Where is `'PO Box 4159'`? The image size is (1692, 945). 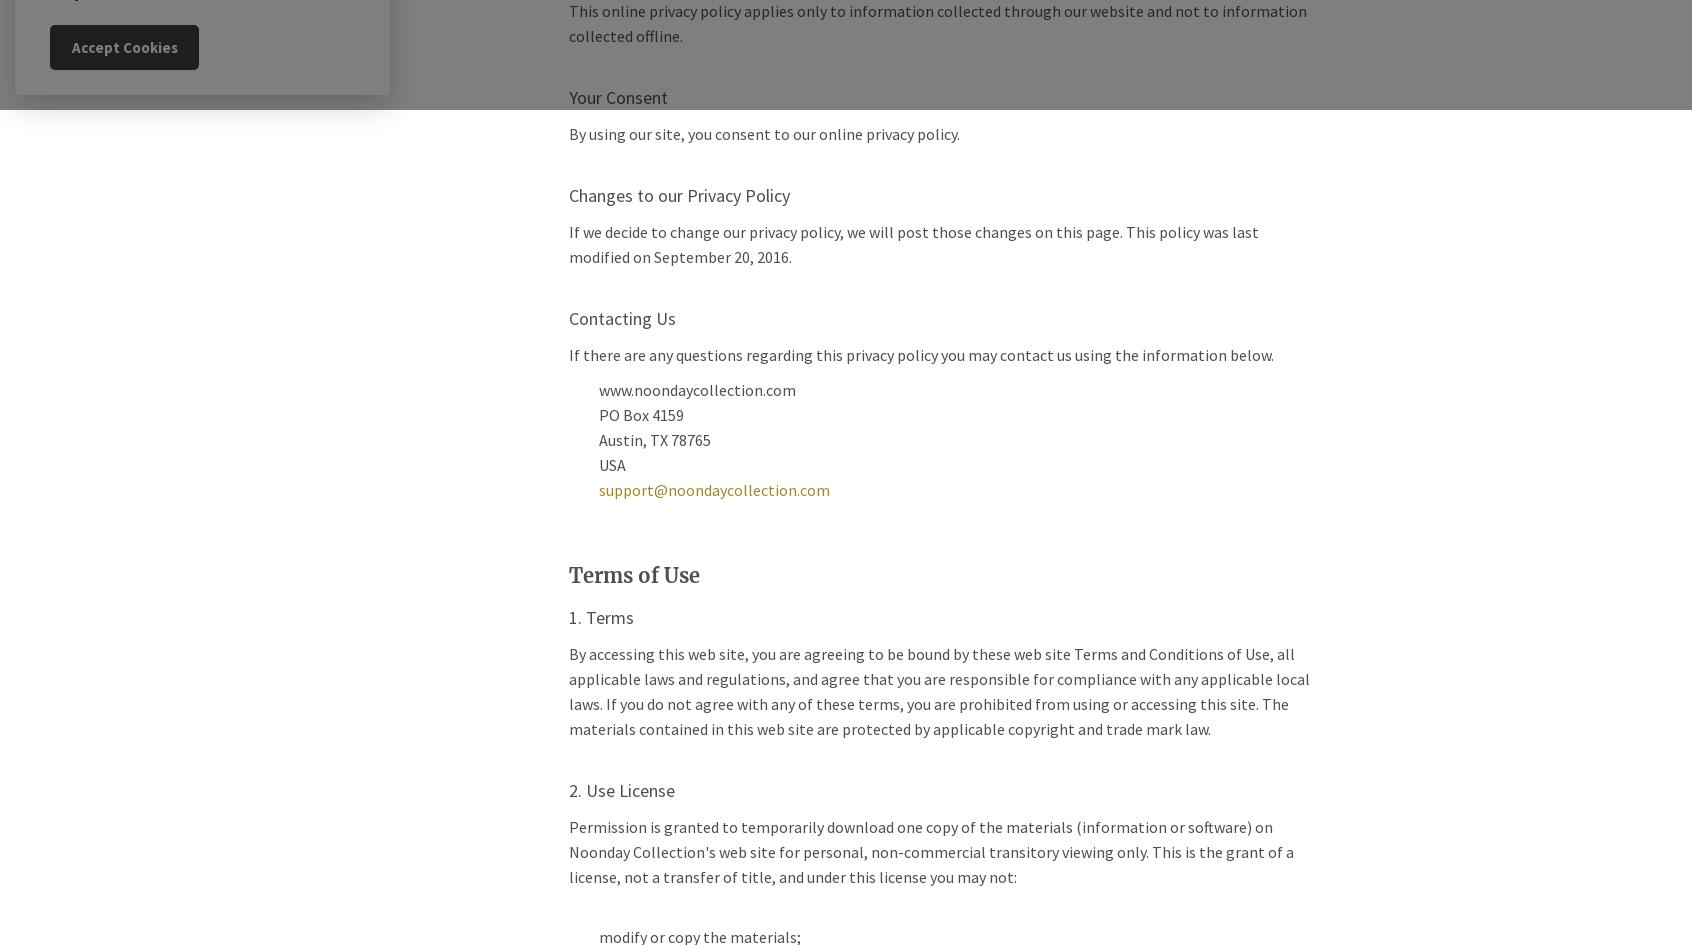 'PO Box 4159' is located at coordinates (640, 415).